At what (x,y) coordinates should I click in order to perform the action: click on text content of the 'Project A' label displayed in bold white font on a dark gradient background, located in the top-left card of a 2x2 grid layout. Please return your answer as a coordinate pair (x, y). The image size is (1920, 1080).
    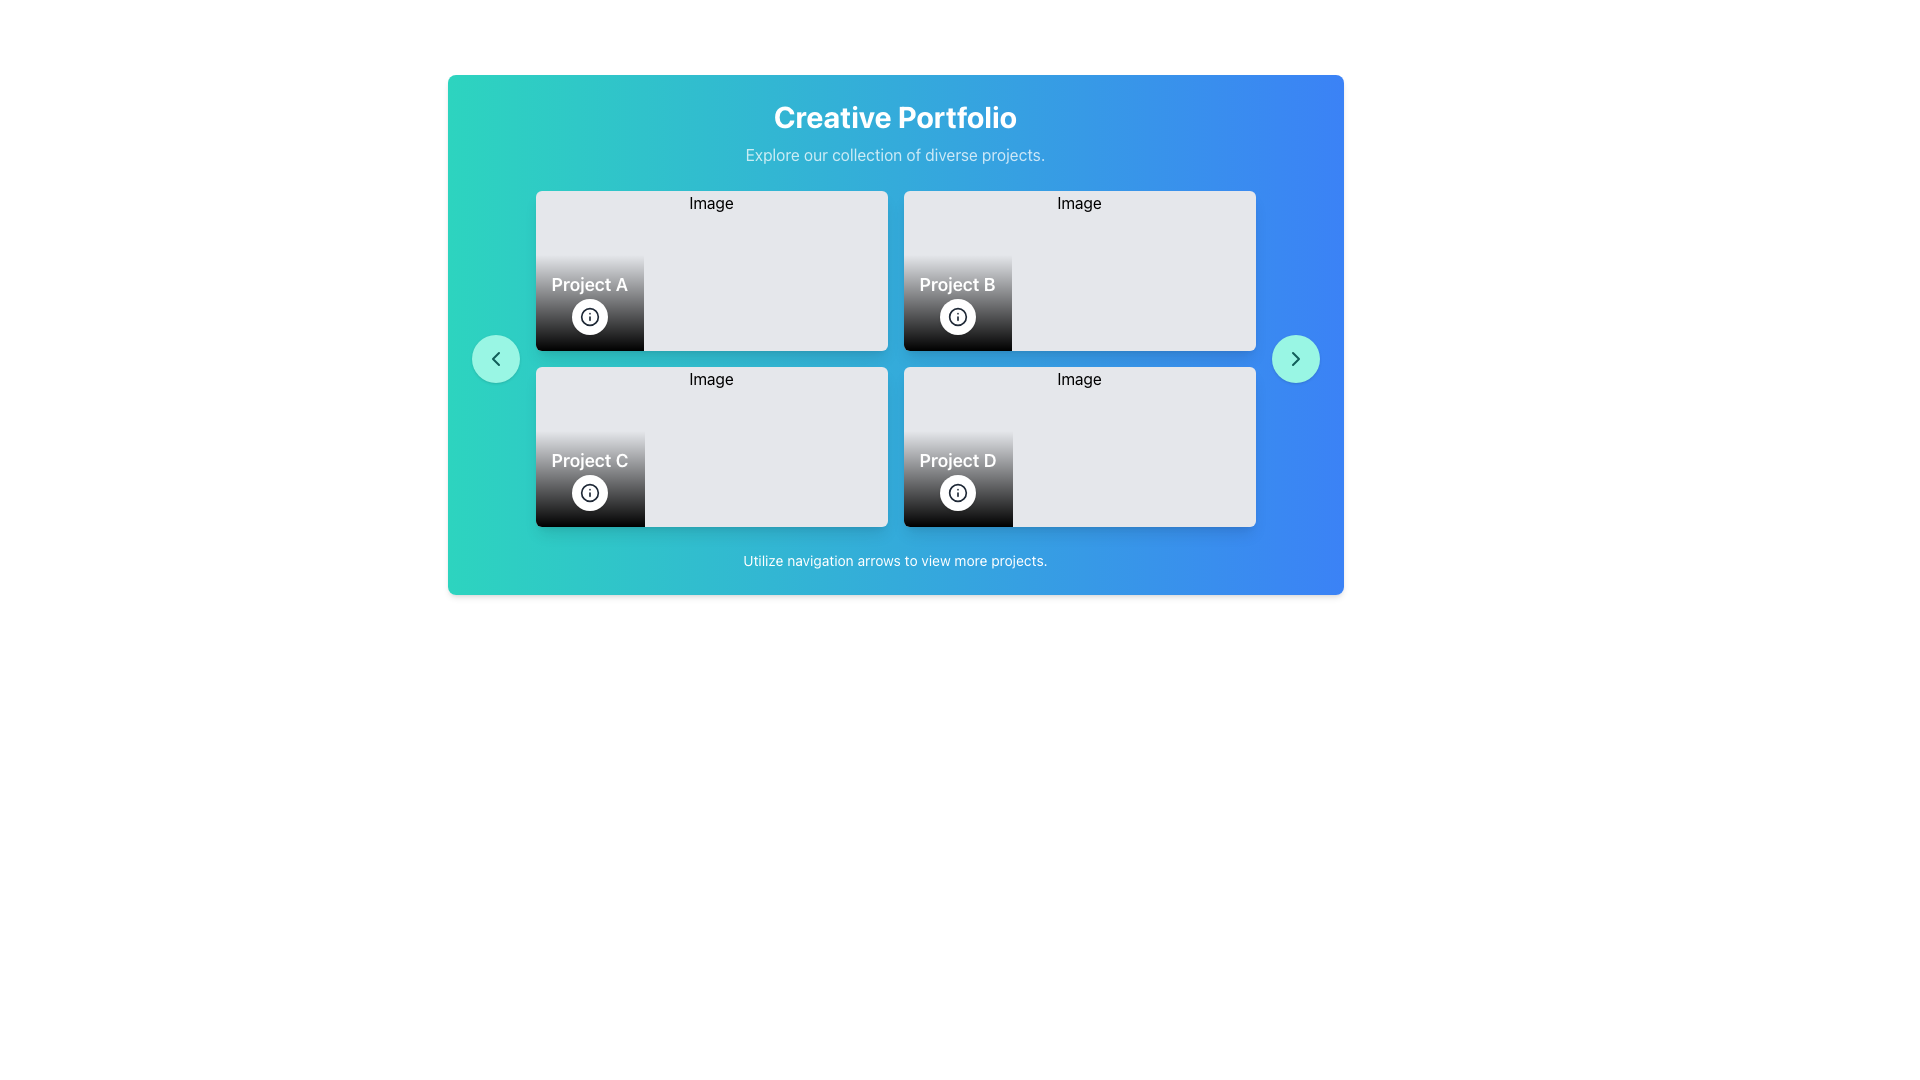
    Looking at the image, I should click on (588, 285).